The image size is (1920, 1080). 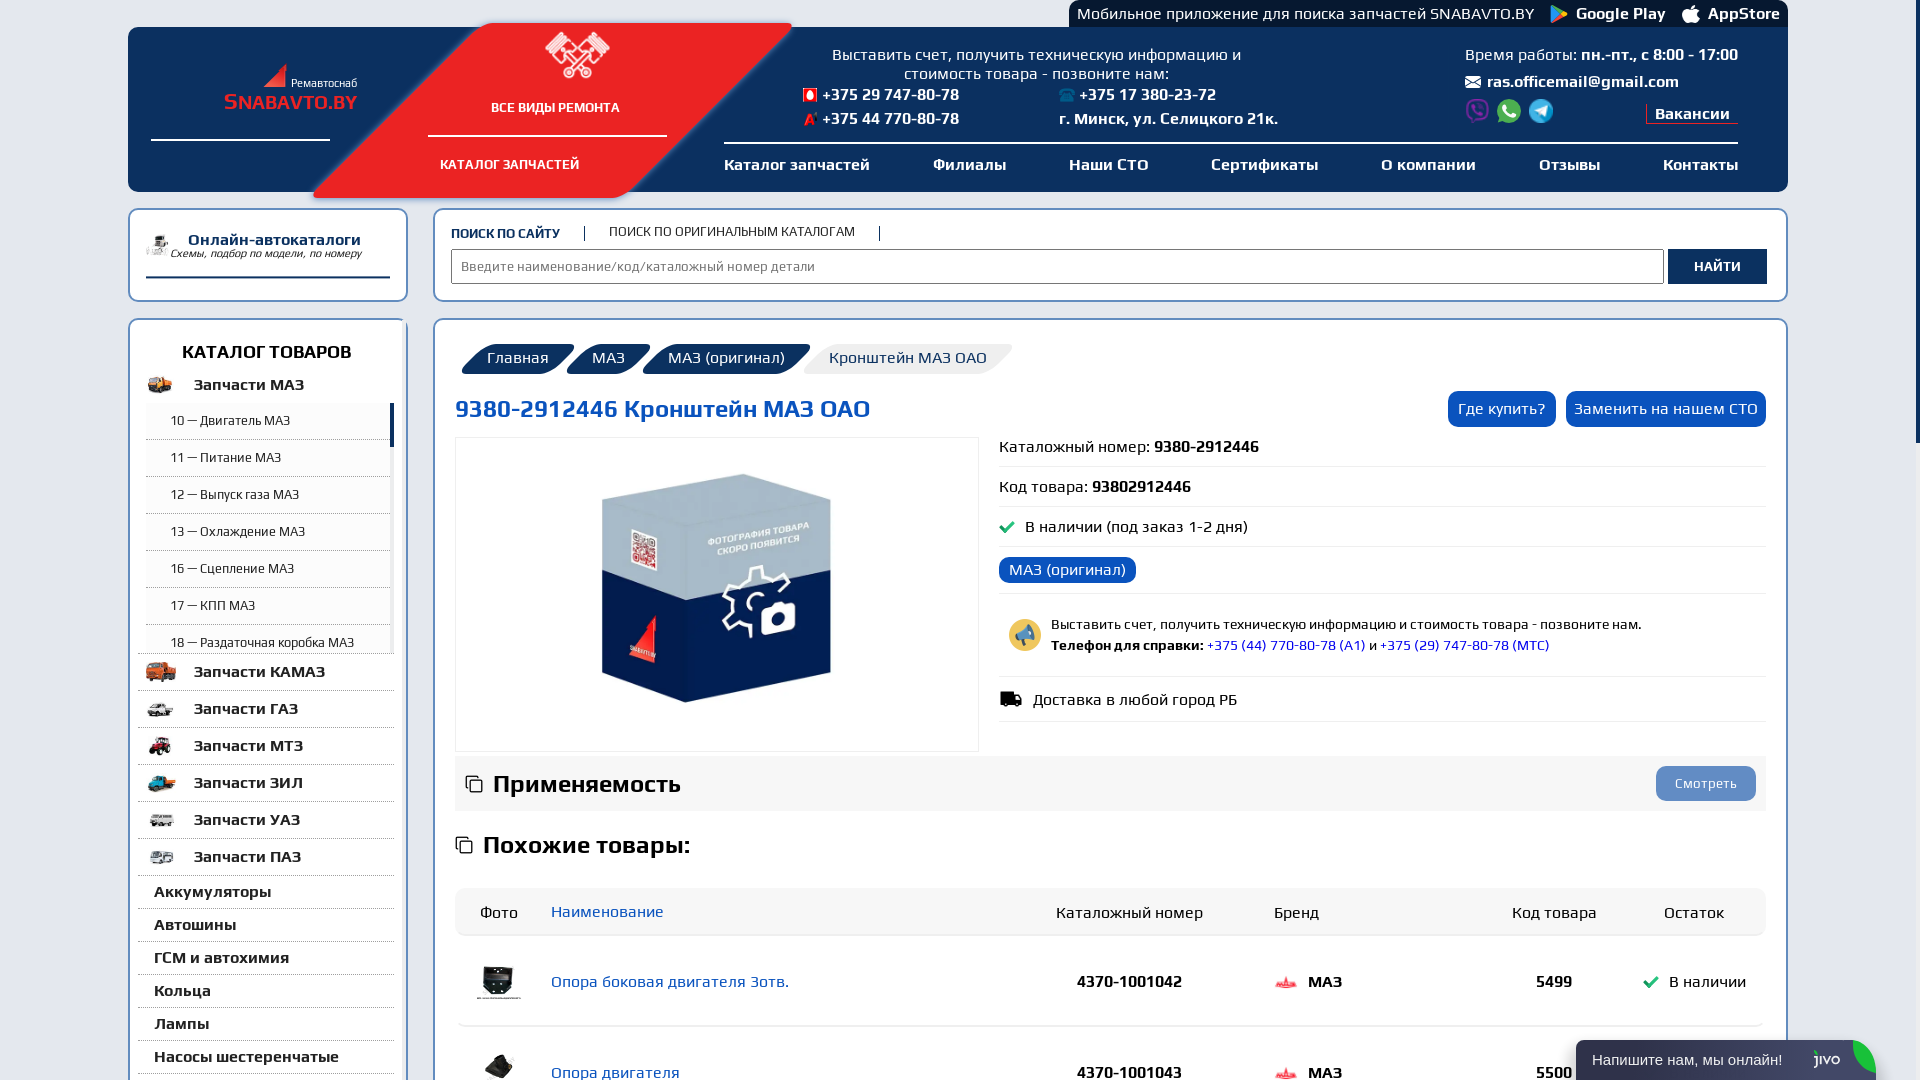 What do you see at coordinates (1608, 12) in the screenshot?
I see `'Google Play'` at bounding box center [1608, 12].